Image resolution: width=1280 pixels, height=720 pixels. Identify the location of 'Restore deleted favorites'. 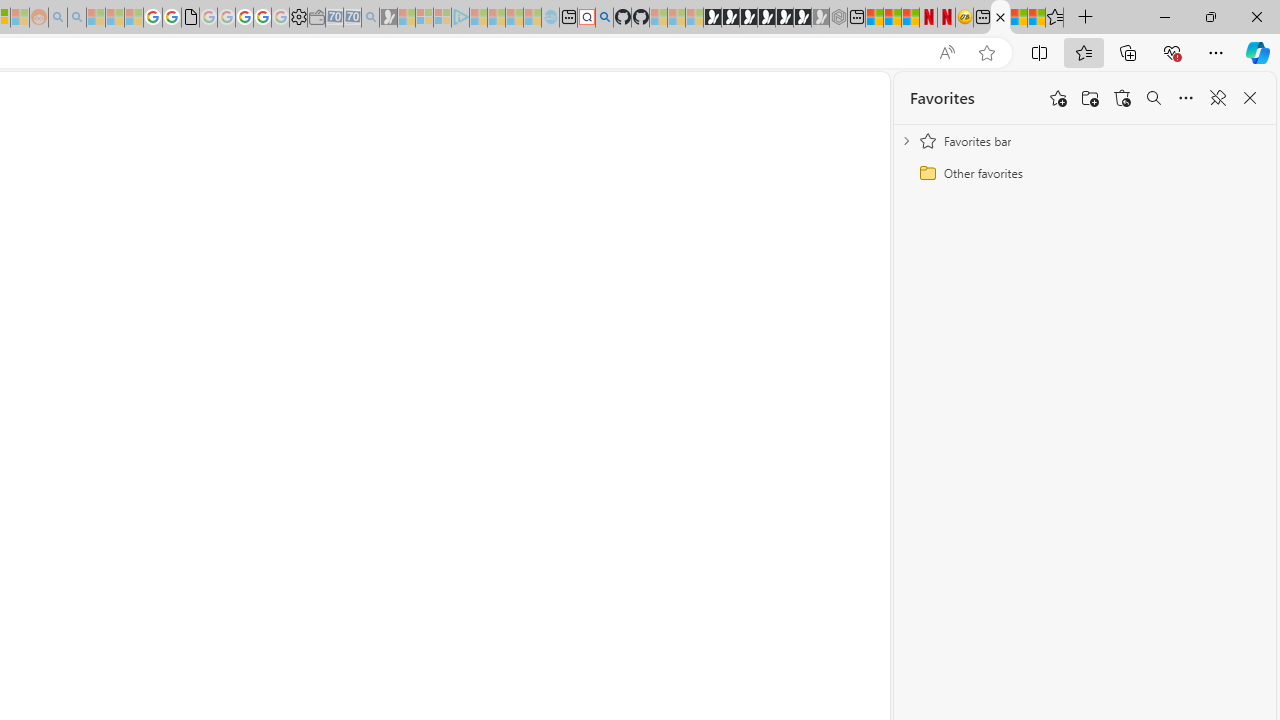
(1122, 98).